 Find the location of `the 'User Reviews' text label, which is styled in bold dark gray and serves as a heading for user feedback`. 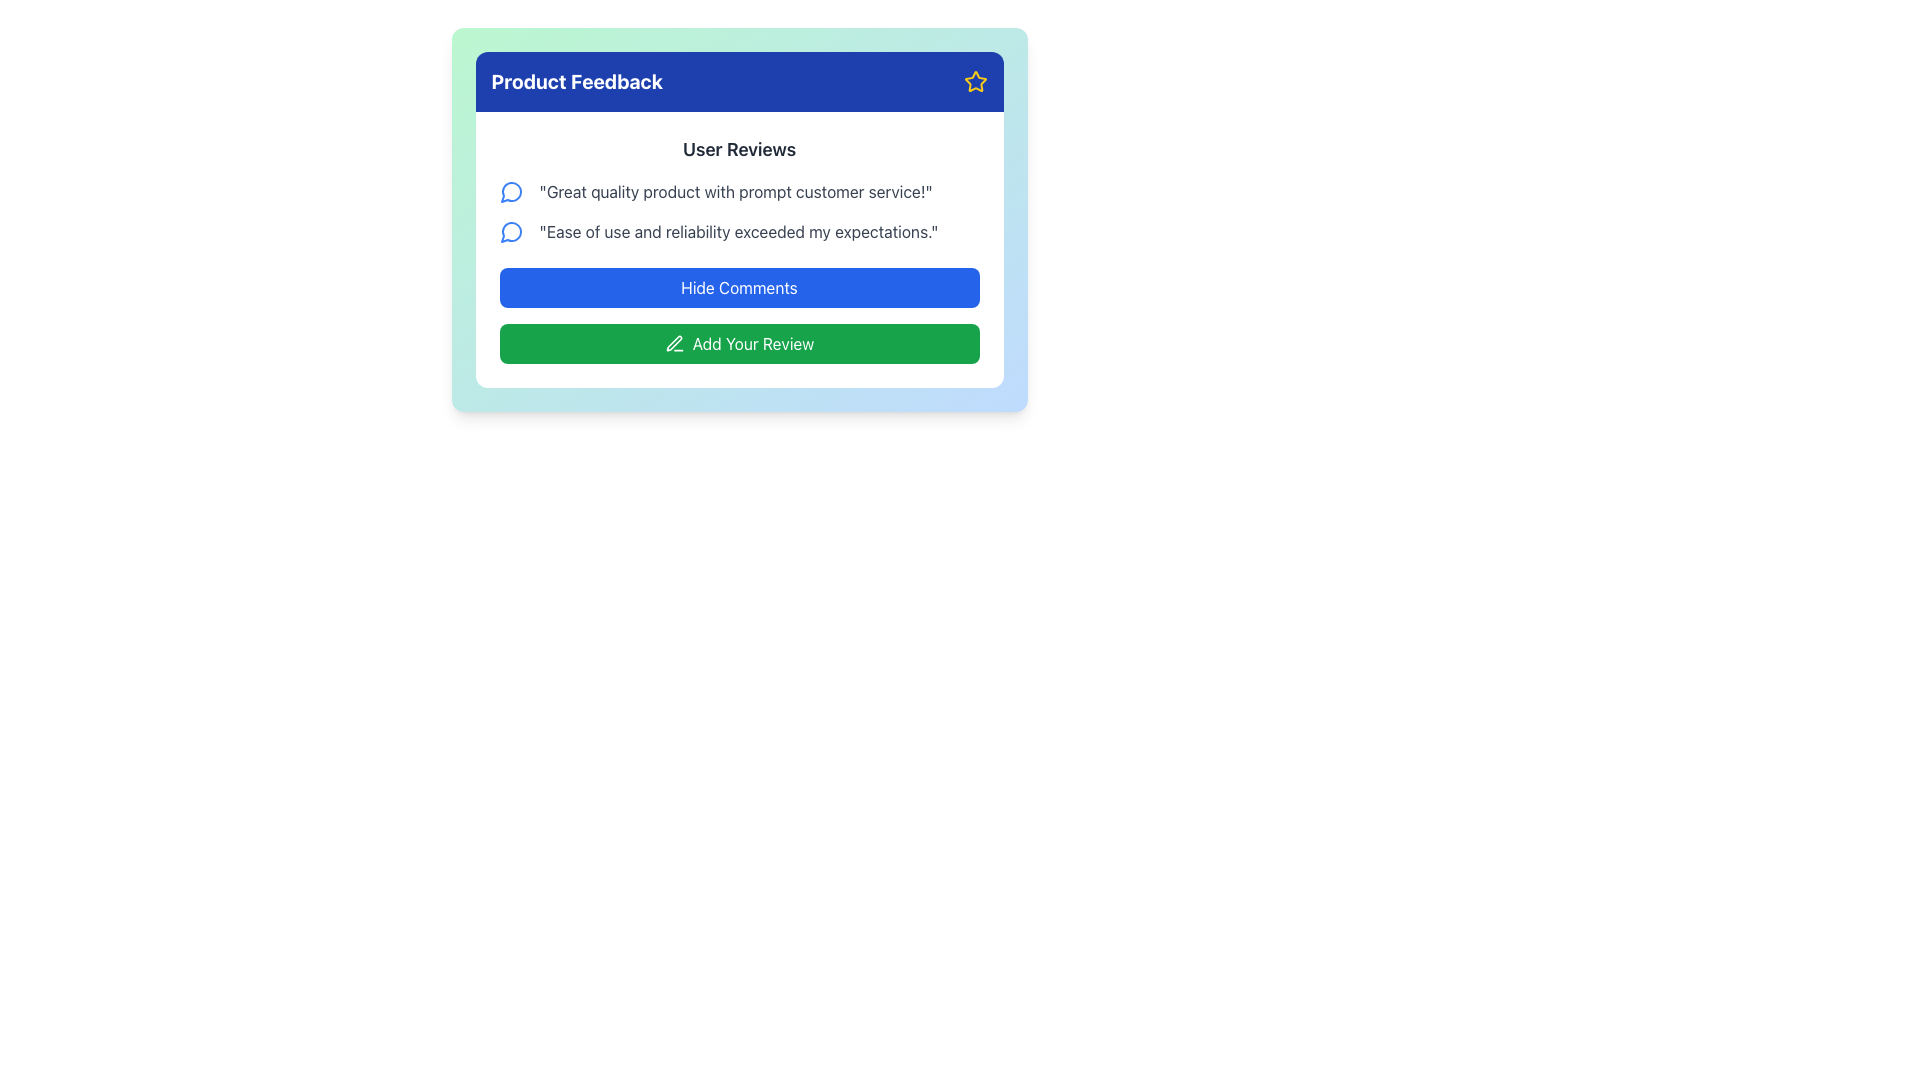

the 'User Reviews' text label, which is styled in bold dark gray and serves as a heading for user feedback is located at coordinates (738, 149).